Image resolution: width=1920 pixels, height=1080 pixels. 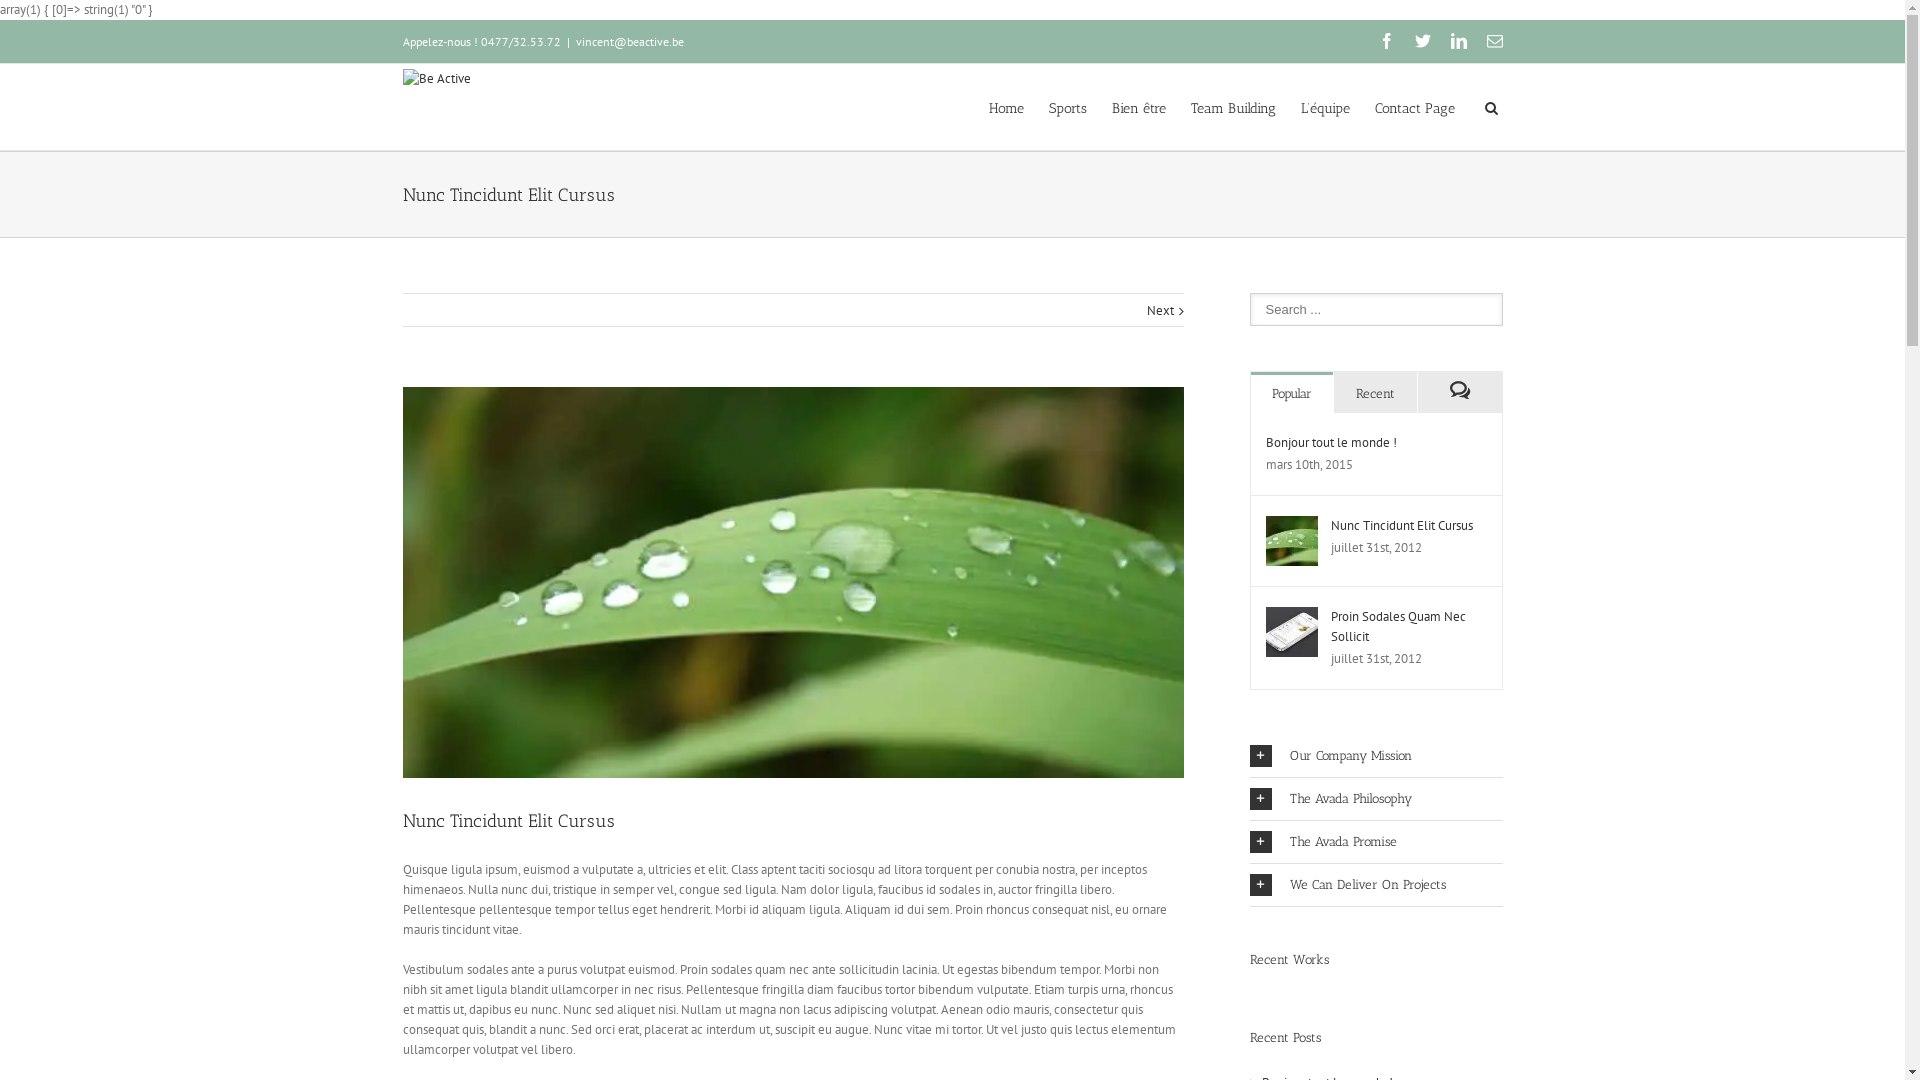 What do you see at coordinates (1291, 392) in the screenshot?
I see `'Popular'` at bounding box center [1291, 392].